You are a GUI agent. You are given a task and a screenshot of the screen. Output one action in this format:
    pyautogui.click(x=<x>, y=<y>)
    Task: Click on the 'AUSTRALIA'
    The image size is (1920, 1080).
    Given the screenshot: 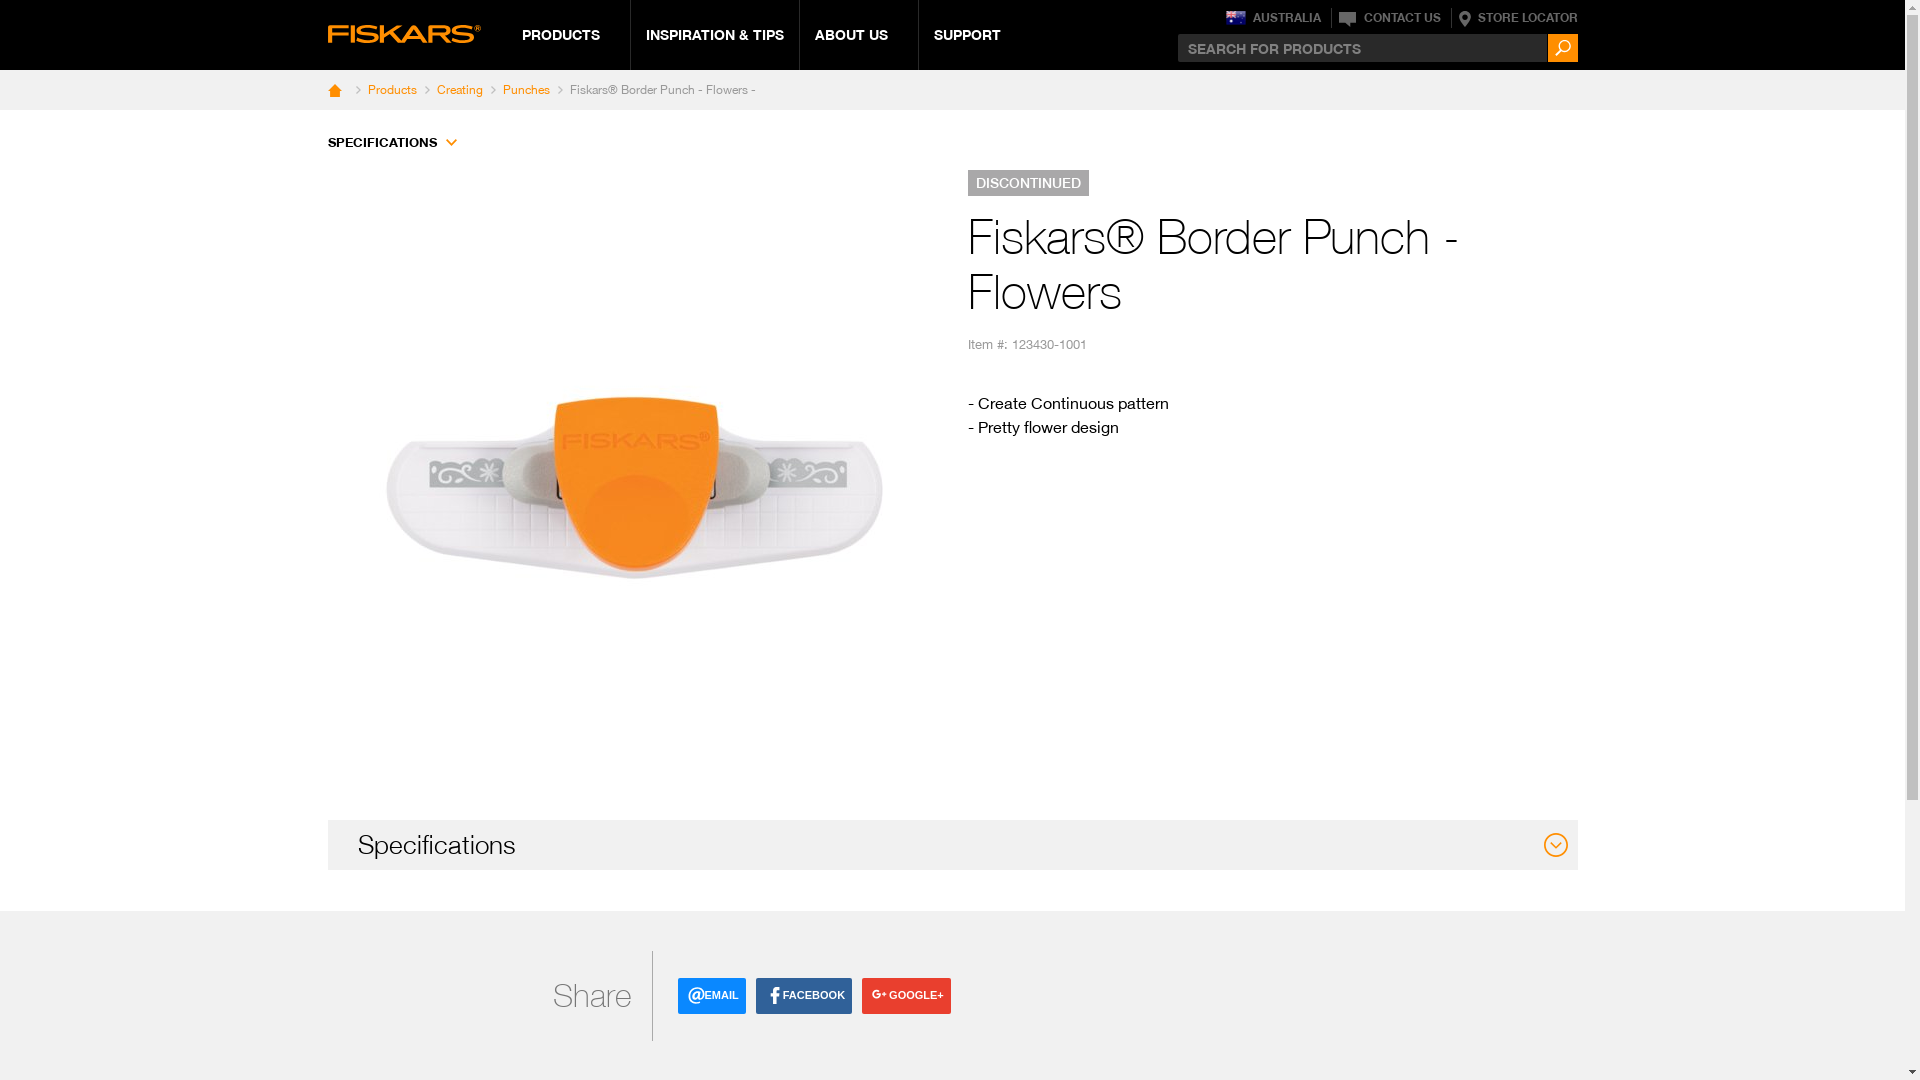 What is the action you would take?
    pyautogui.click(x=1272, y=18)
    